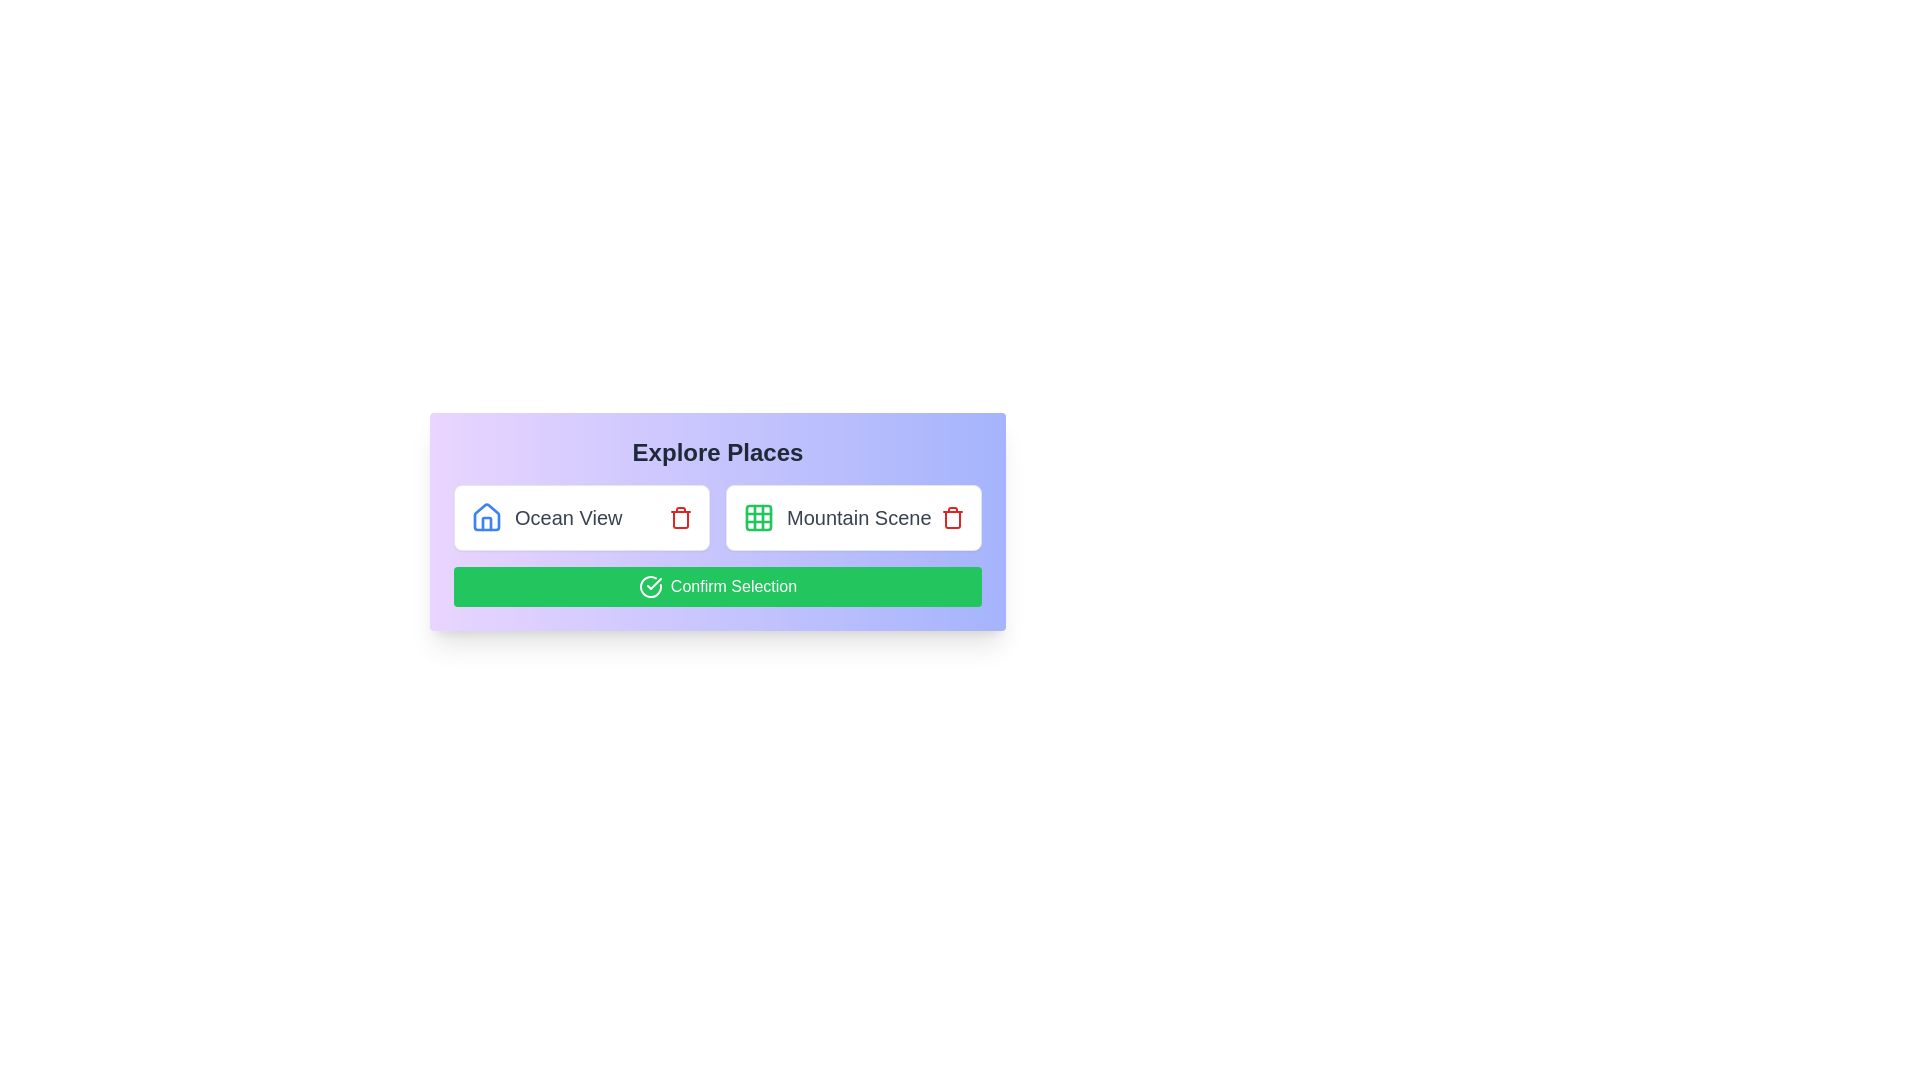 This screenshot has height=1080, width=1920. I want to click on the Interactive label with an attached icon that has a house icon and the text 'Ocean View', so click(546, 516).